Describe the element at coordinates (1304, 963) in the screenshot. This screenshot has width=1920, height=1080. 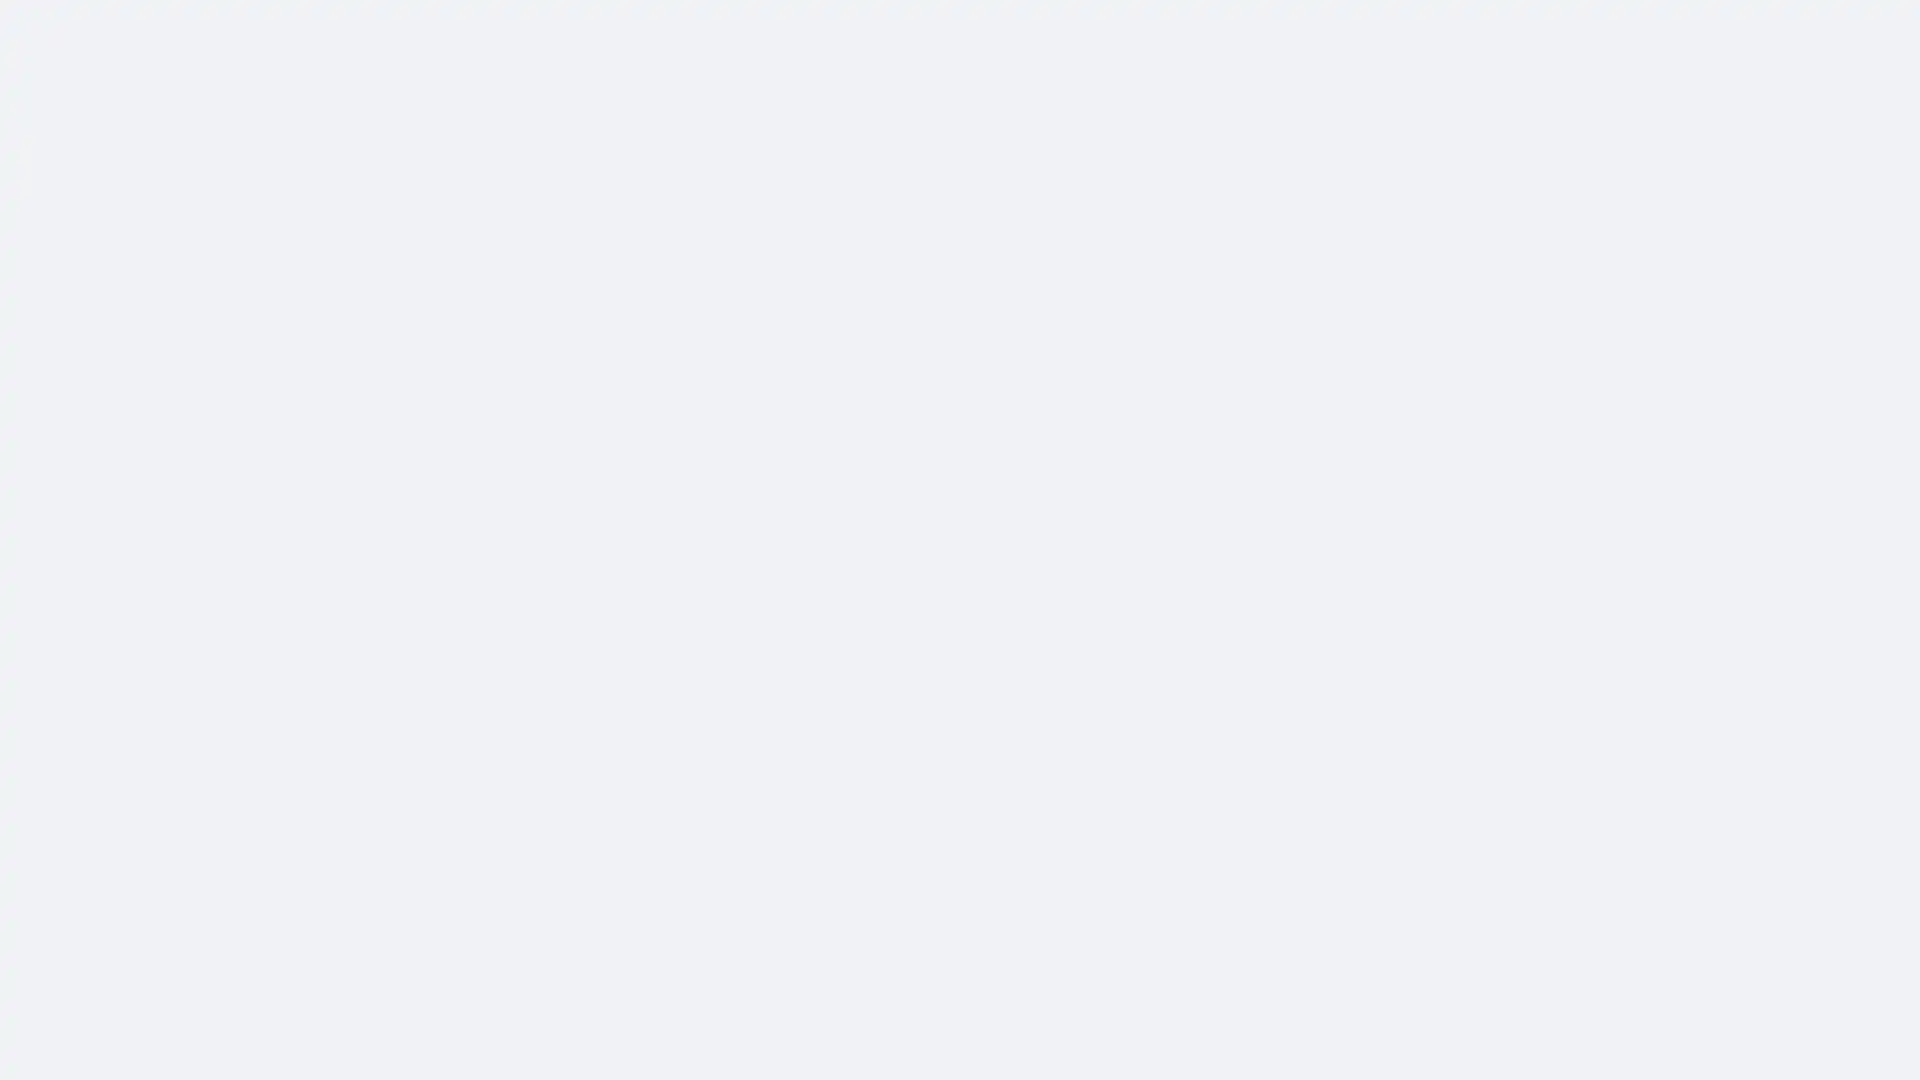
I see `Share` at that location.